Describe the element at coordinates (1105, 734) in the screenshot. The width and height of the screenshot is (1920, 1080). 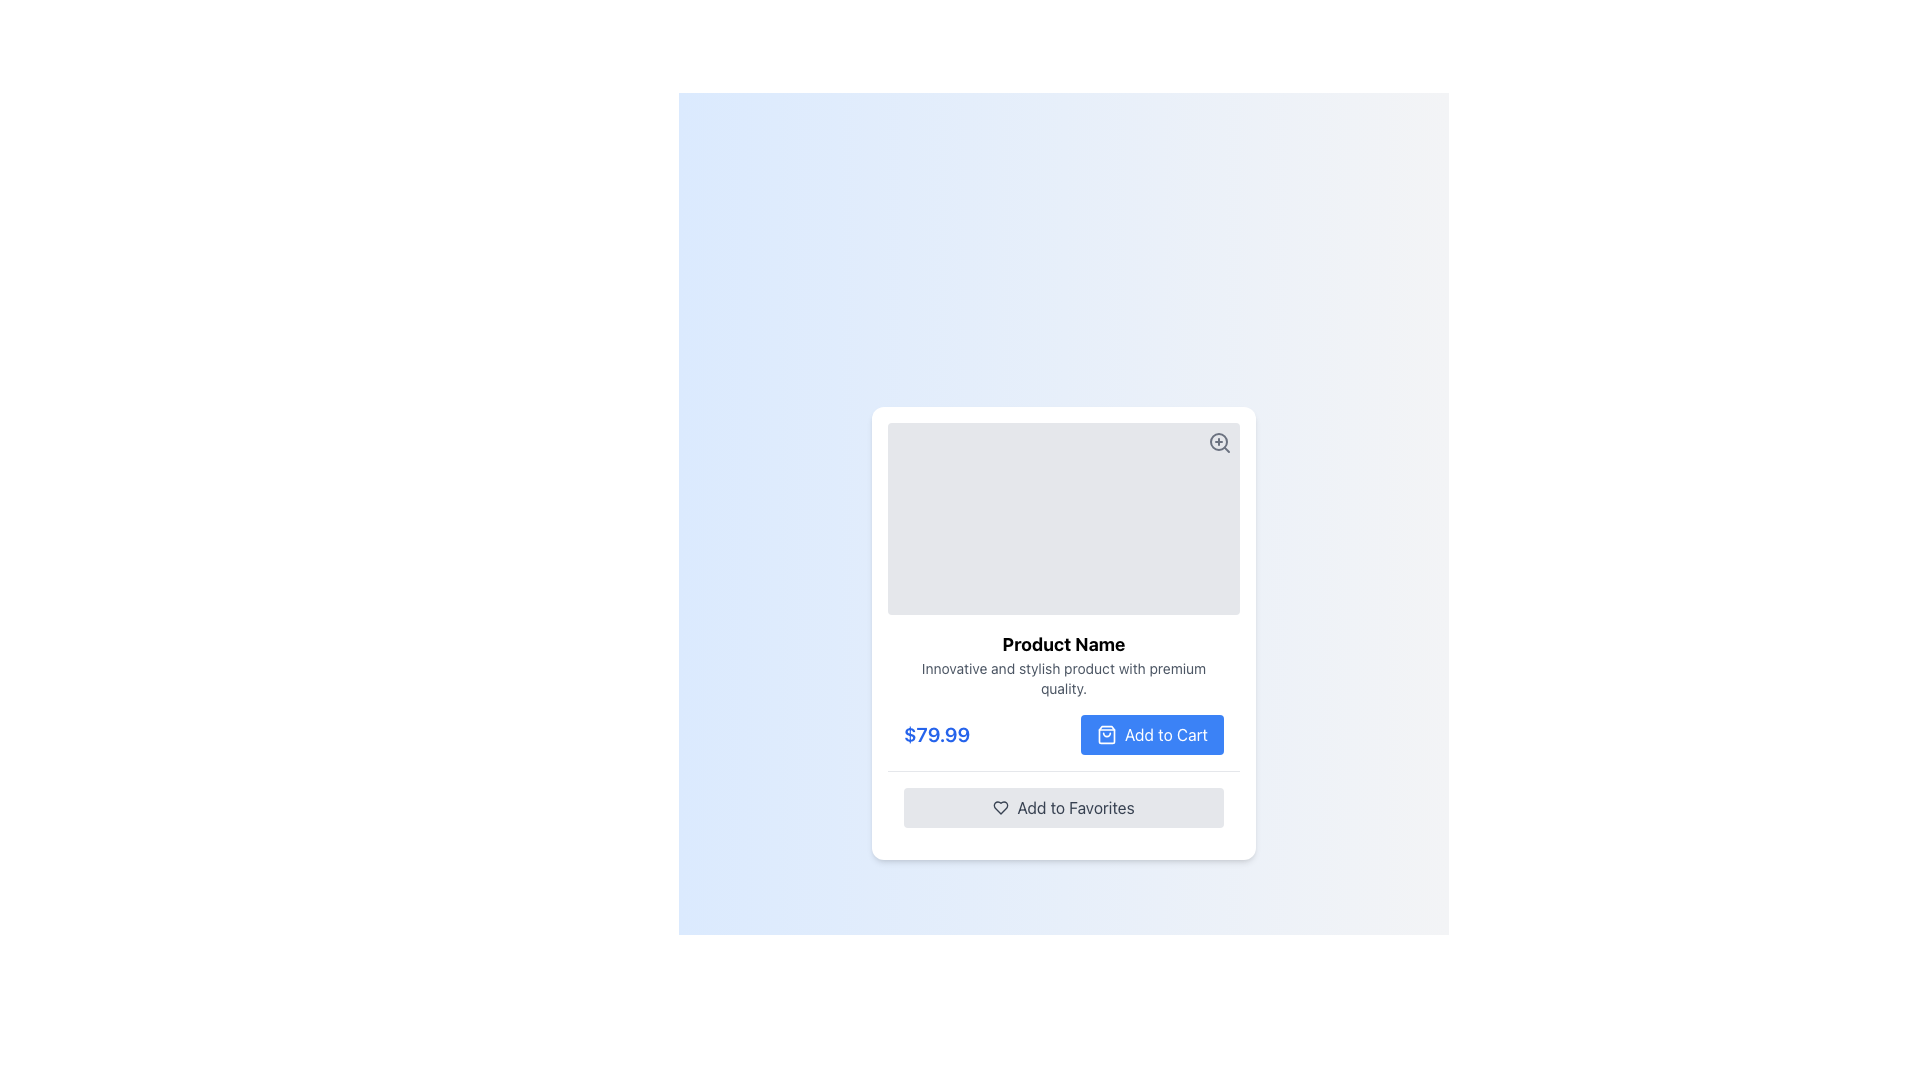
I see `the shopping bag icon located to the left of the 'Add to Cart' text within the blue rectangular button` at that location.